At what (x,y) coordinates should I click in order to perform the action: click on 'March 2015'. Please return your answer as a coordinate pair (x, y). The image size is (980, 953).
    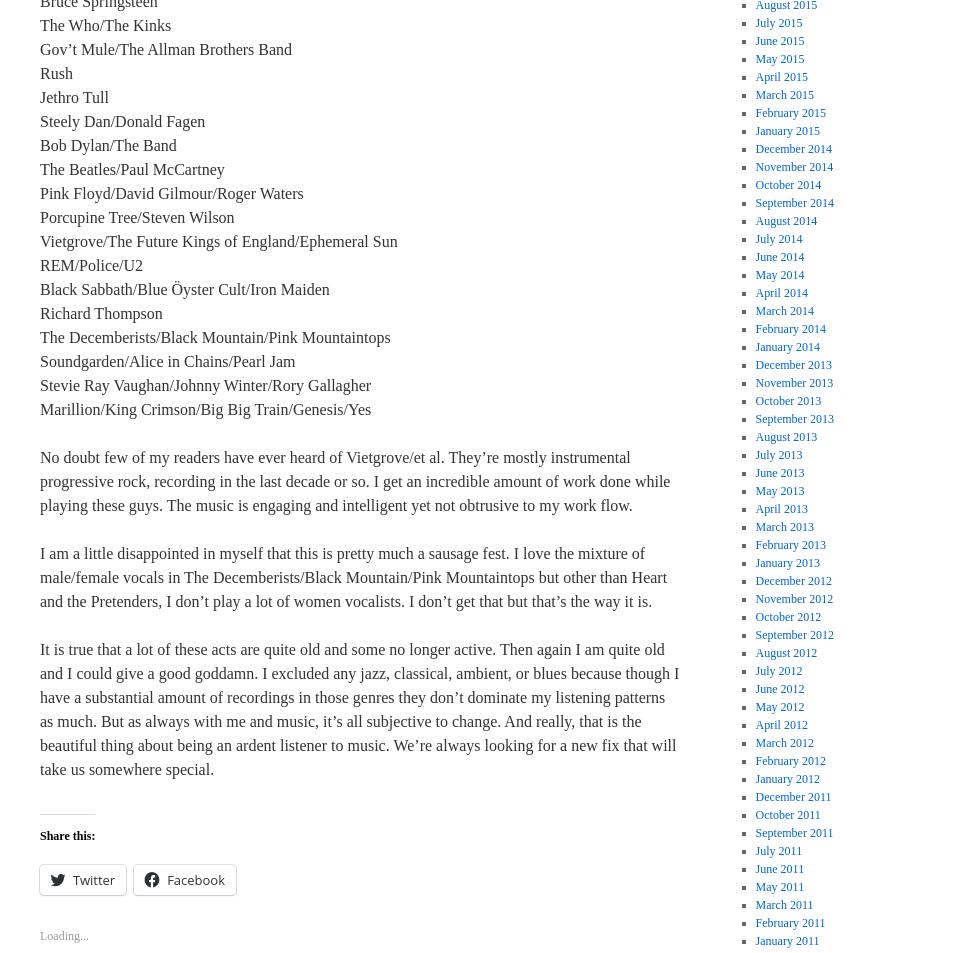
    Looking at the image, I should click on (754, 94).